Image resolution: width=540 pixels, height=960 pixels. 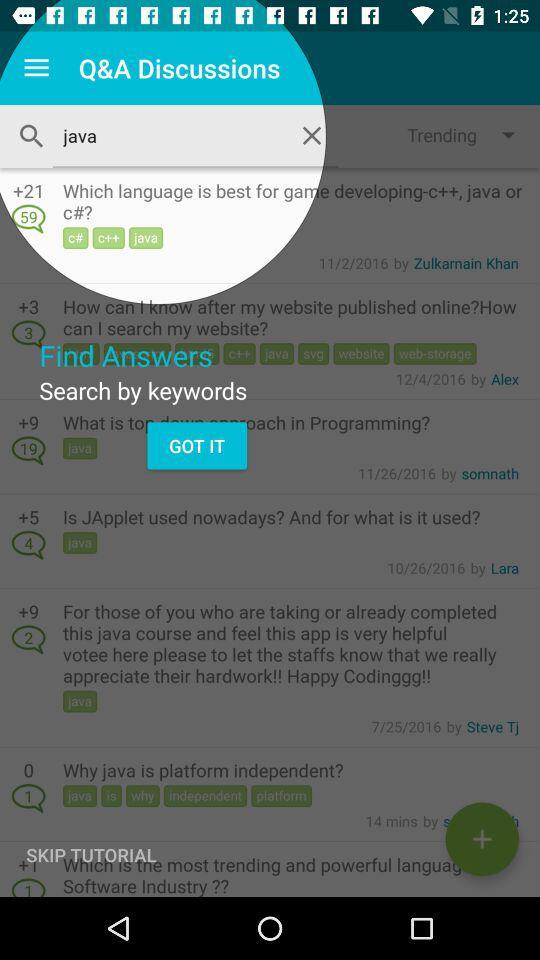 I want to click on the add icon, so click(x=481, y=839).